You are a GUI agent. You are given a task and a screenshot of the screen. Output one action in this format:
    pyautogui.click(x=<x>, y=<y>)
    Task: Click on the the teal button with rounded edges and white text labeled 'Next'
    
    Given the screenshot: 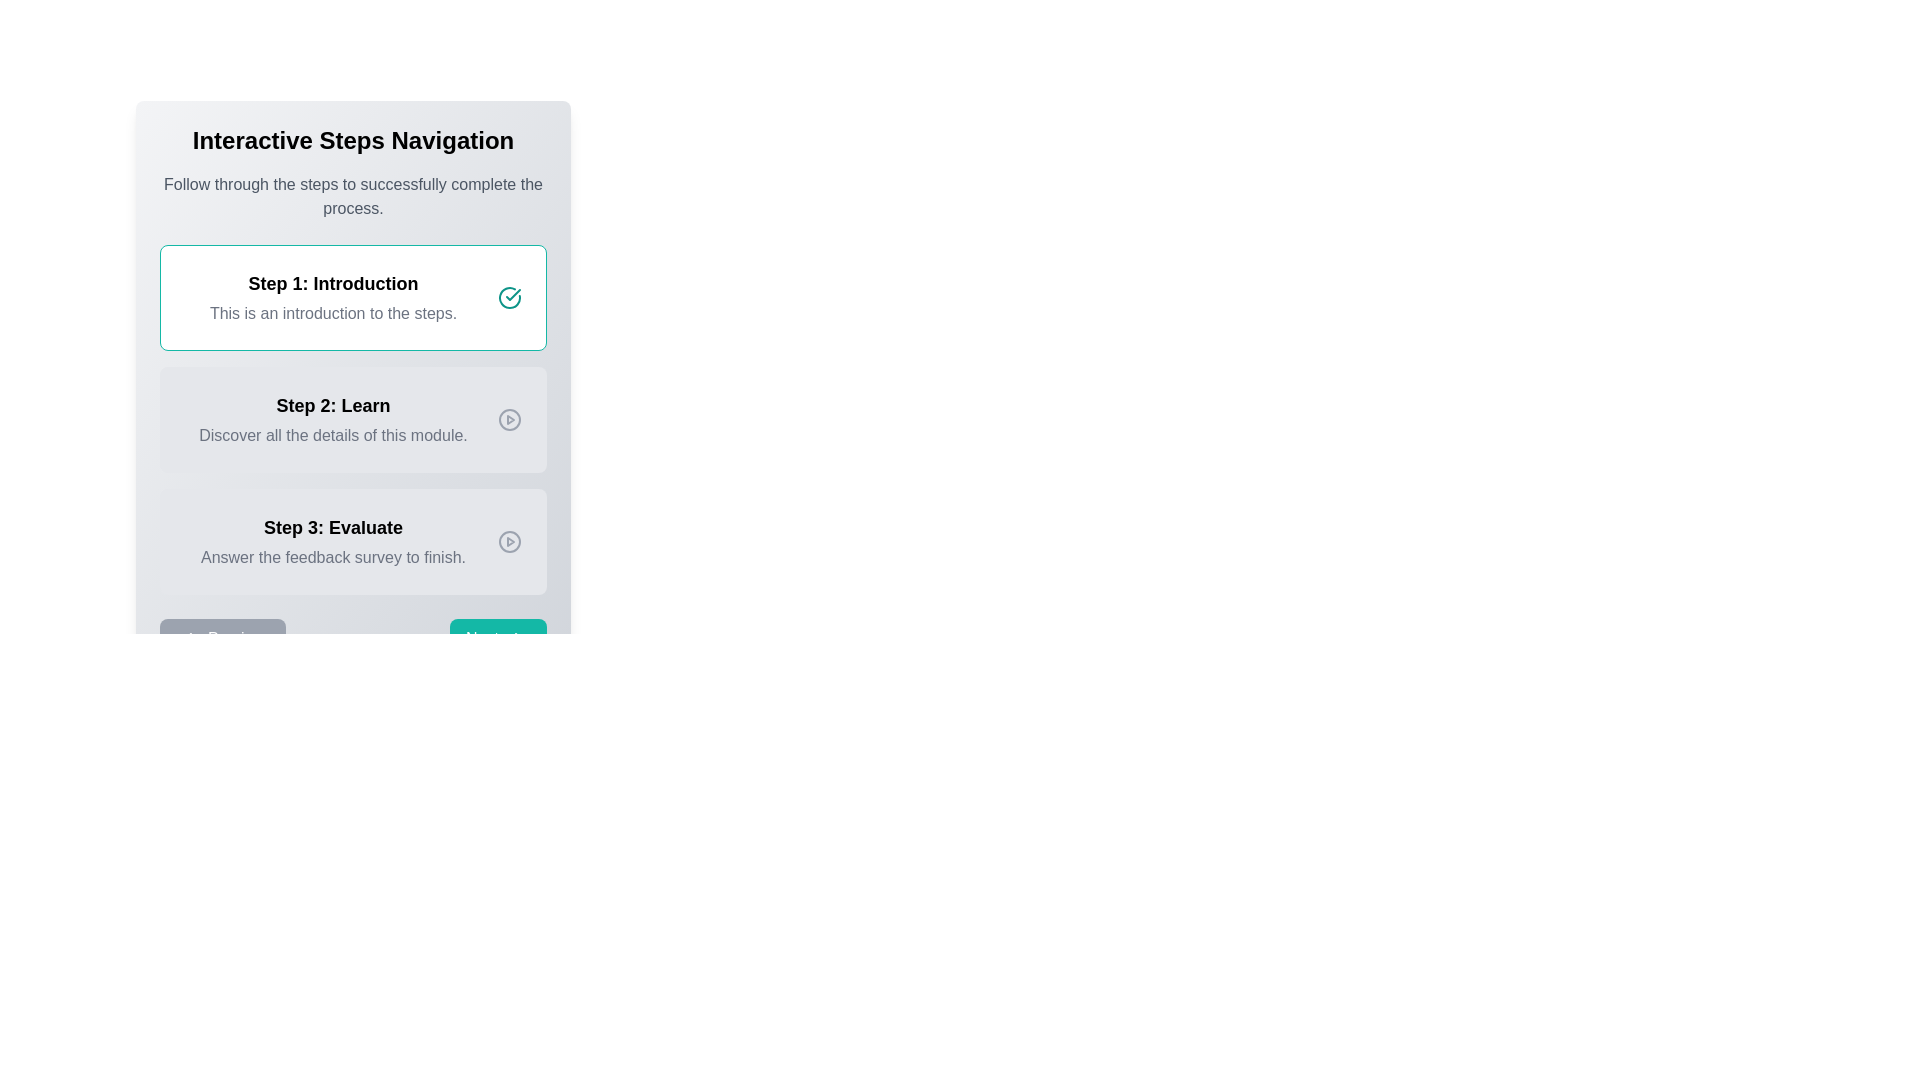 What is the action you would take?
    pyautogui.click(x=498, y=639)
    